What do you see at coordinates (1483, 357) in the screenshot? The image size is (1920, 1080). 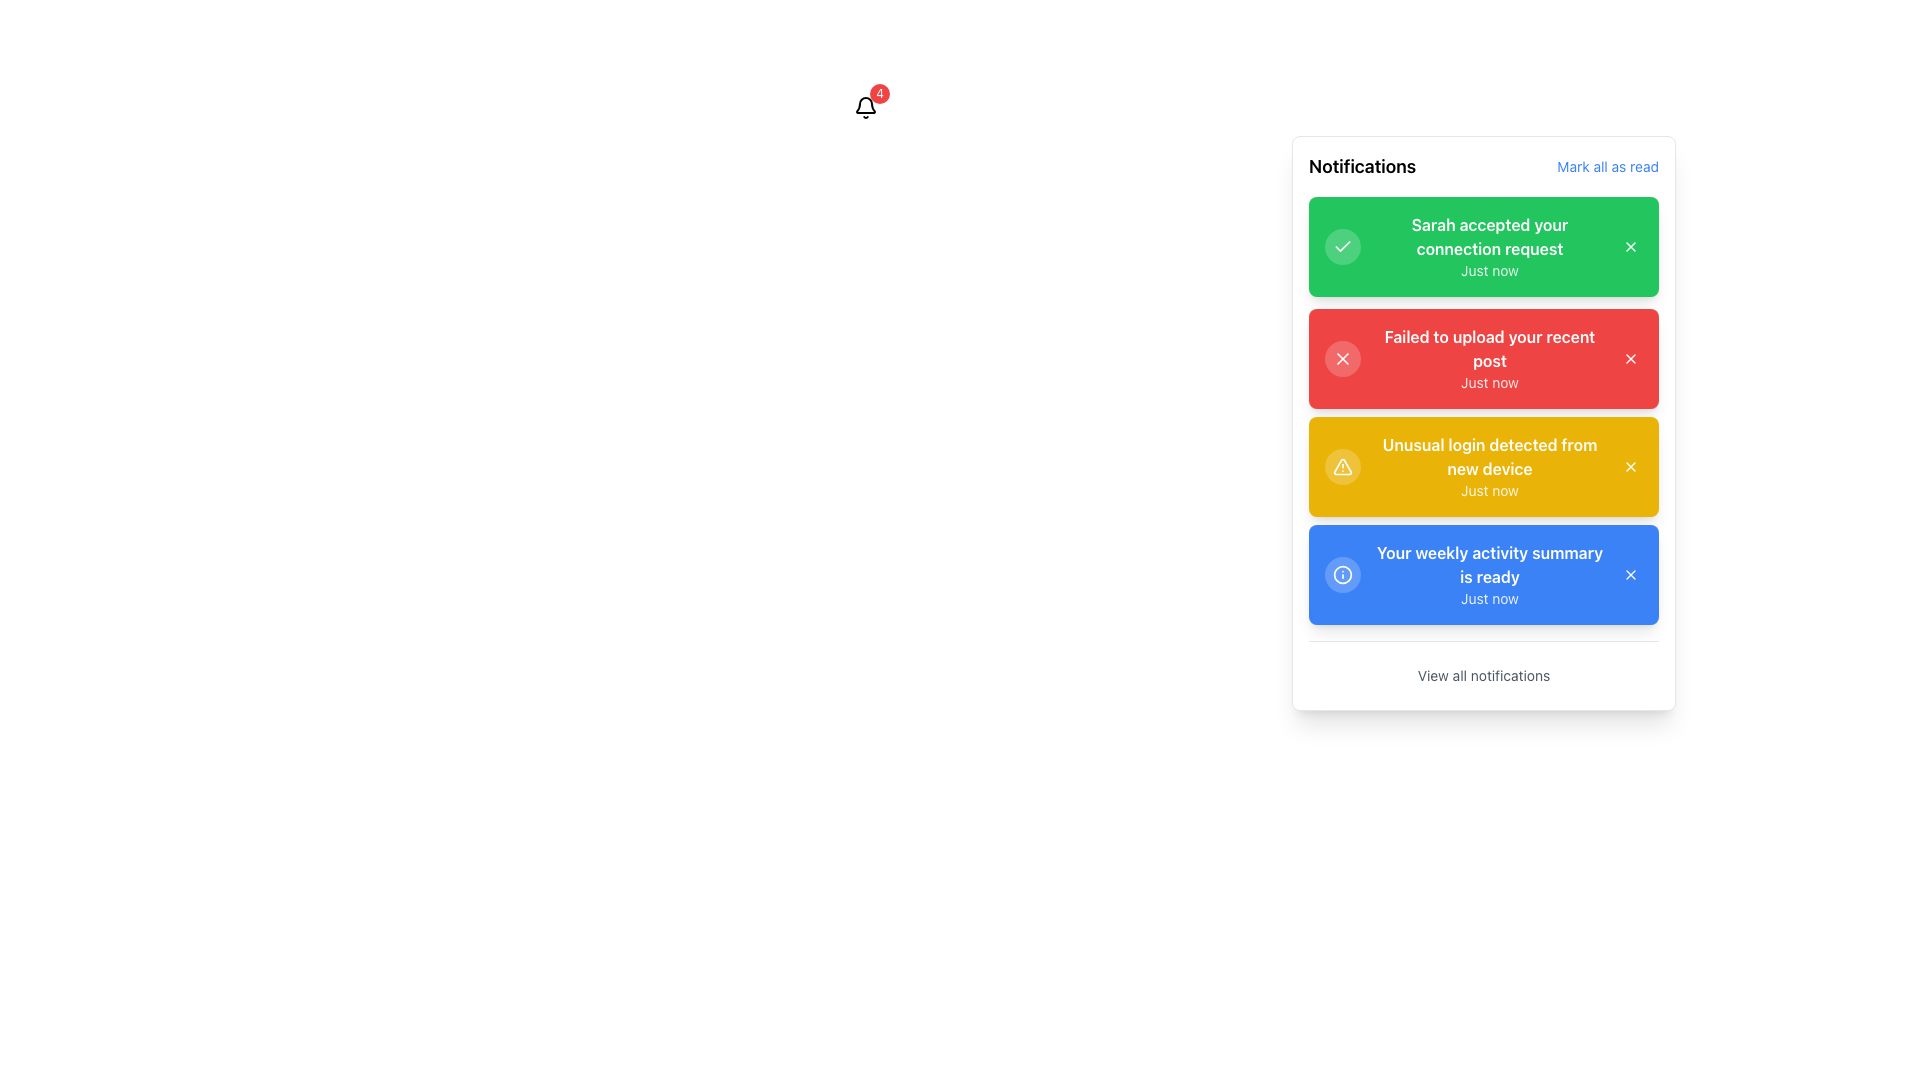 I see `notification text displayed in the interactive notification card that indicates a failed upload of a recent post` at bounding box center [1483, 357].